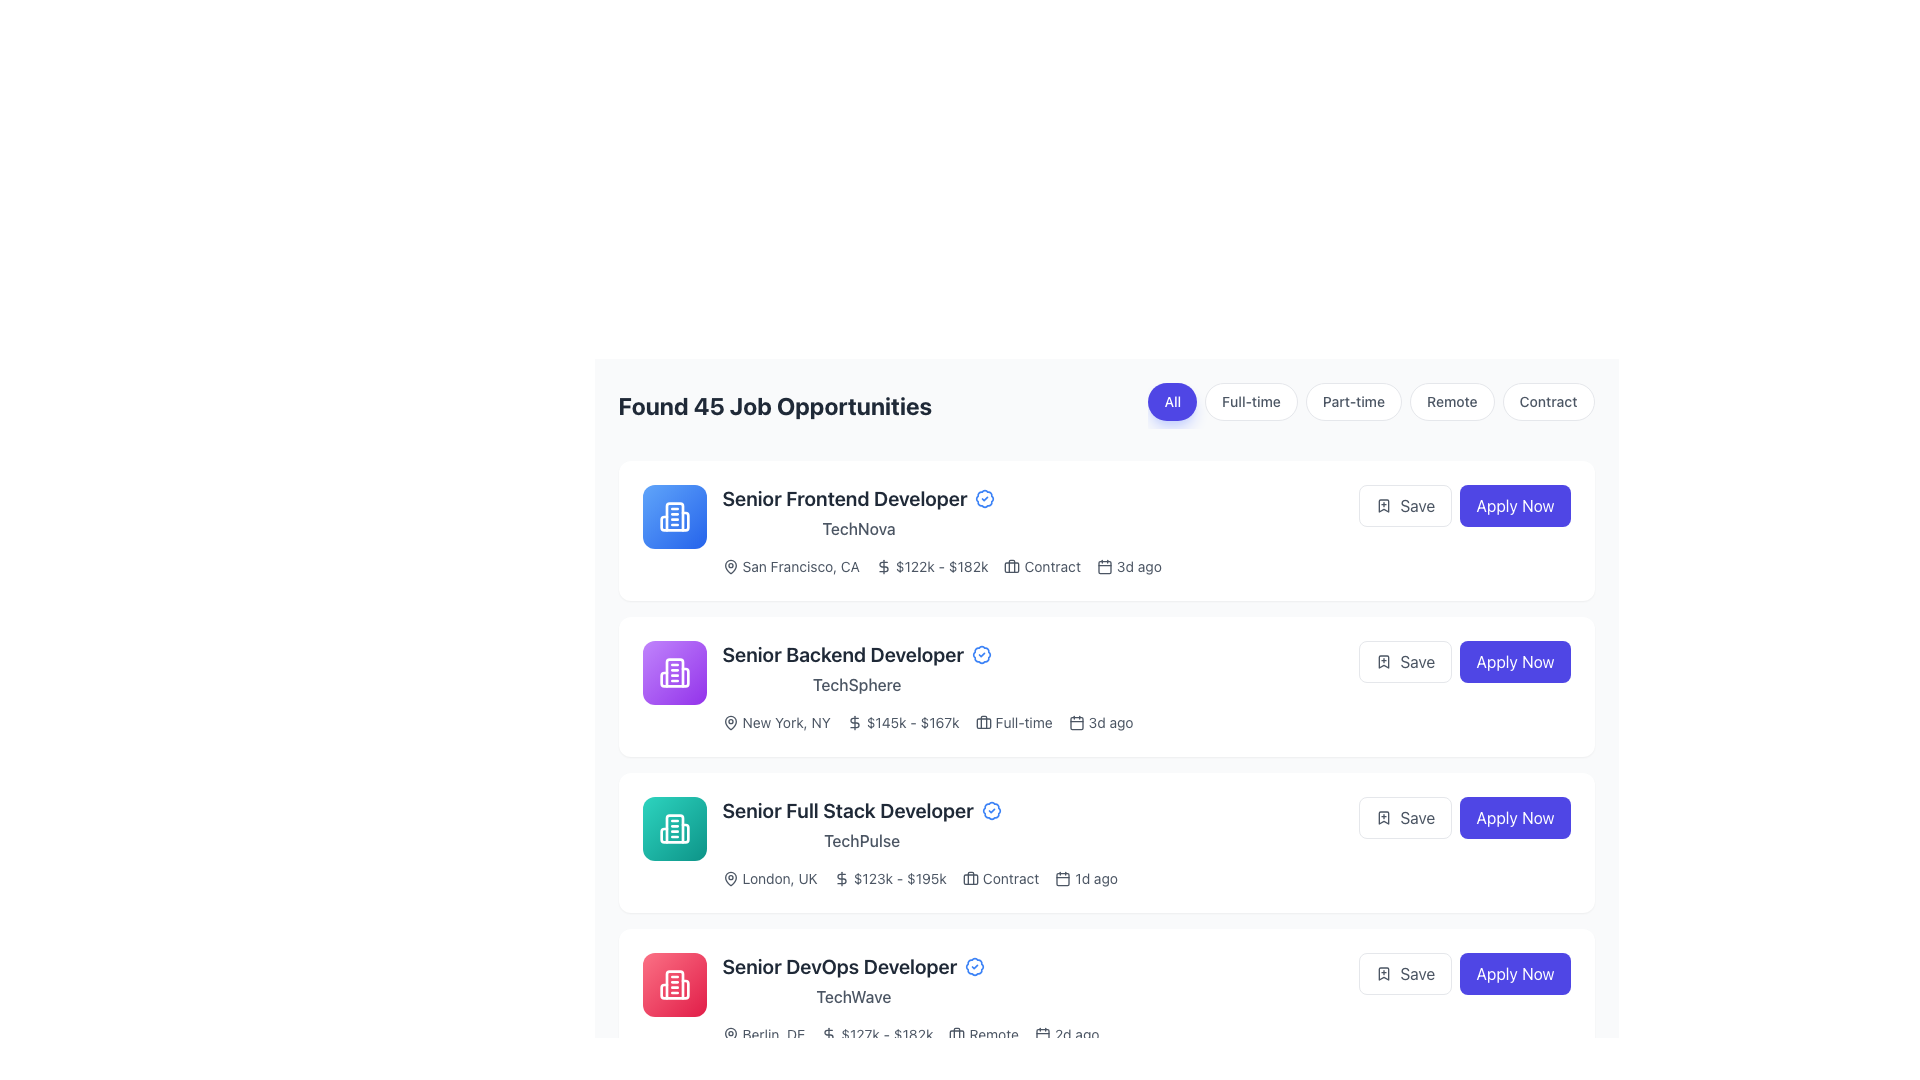 This screenshot has height=1080, width=1920. I want to click on text from the Text Label that displays the primary job title and company name in the first job listing's main text area, located directly to the right of a blue company icon and above the job's additional details, so click(859, 512).